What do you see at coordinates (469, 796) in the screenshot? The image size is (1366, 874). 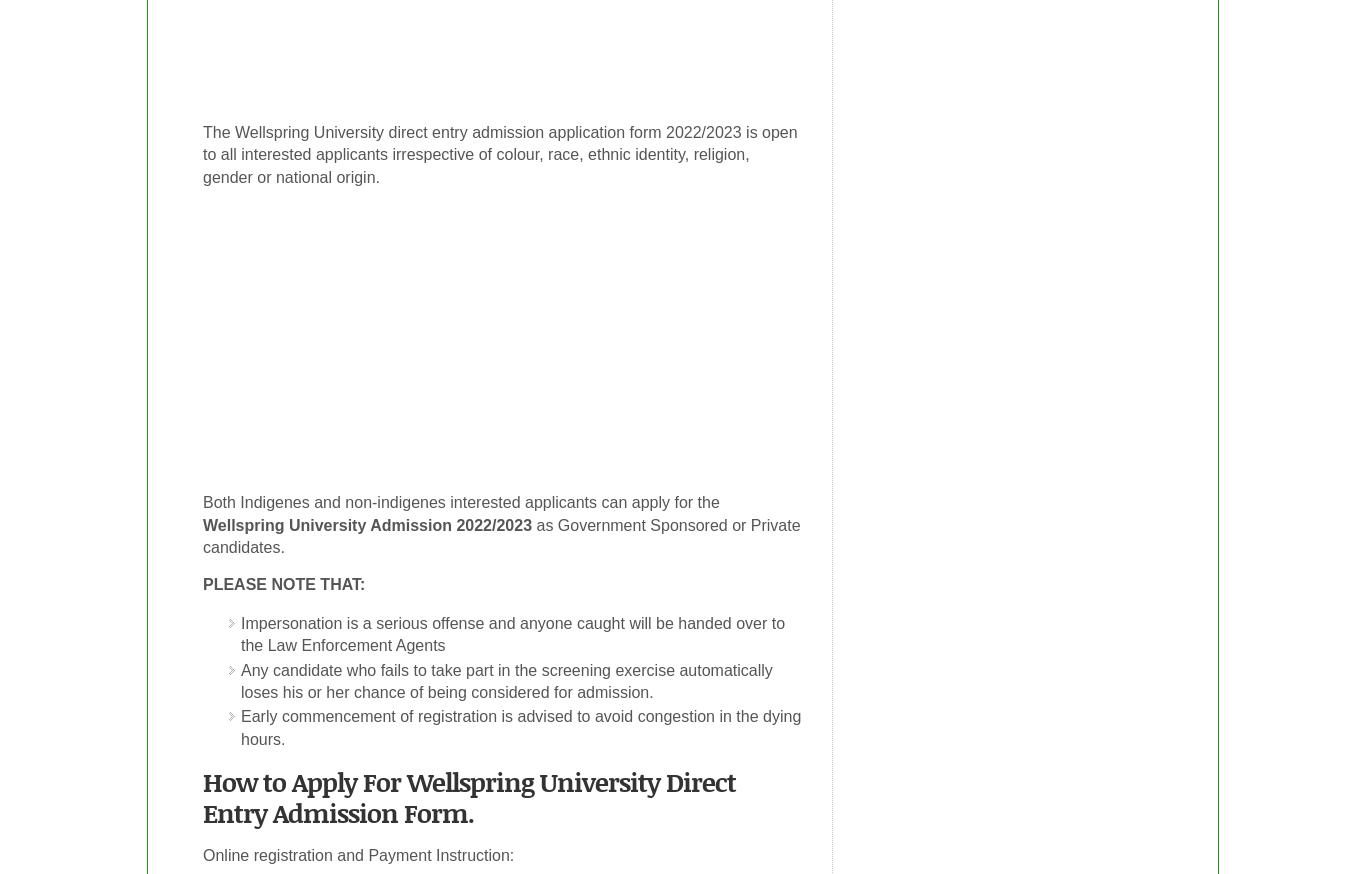 I see `'How to Apply For Wellspring University Direct Entry Admission Form.'` at bounding box center [469, 796].